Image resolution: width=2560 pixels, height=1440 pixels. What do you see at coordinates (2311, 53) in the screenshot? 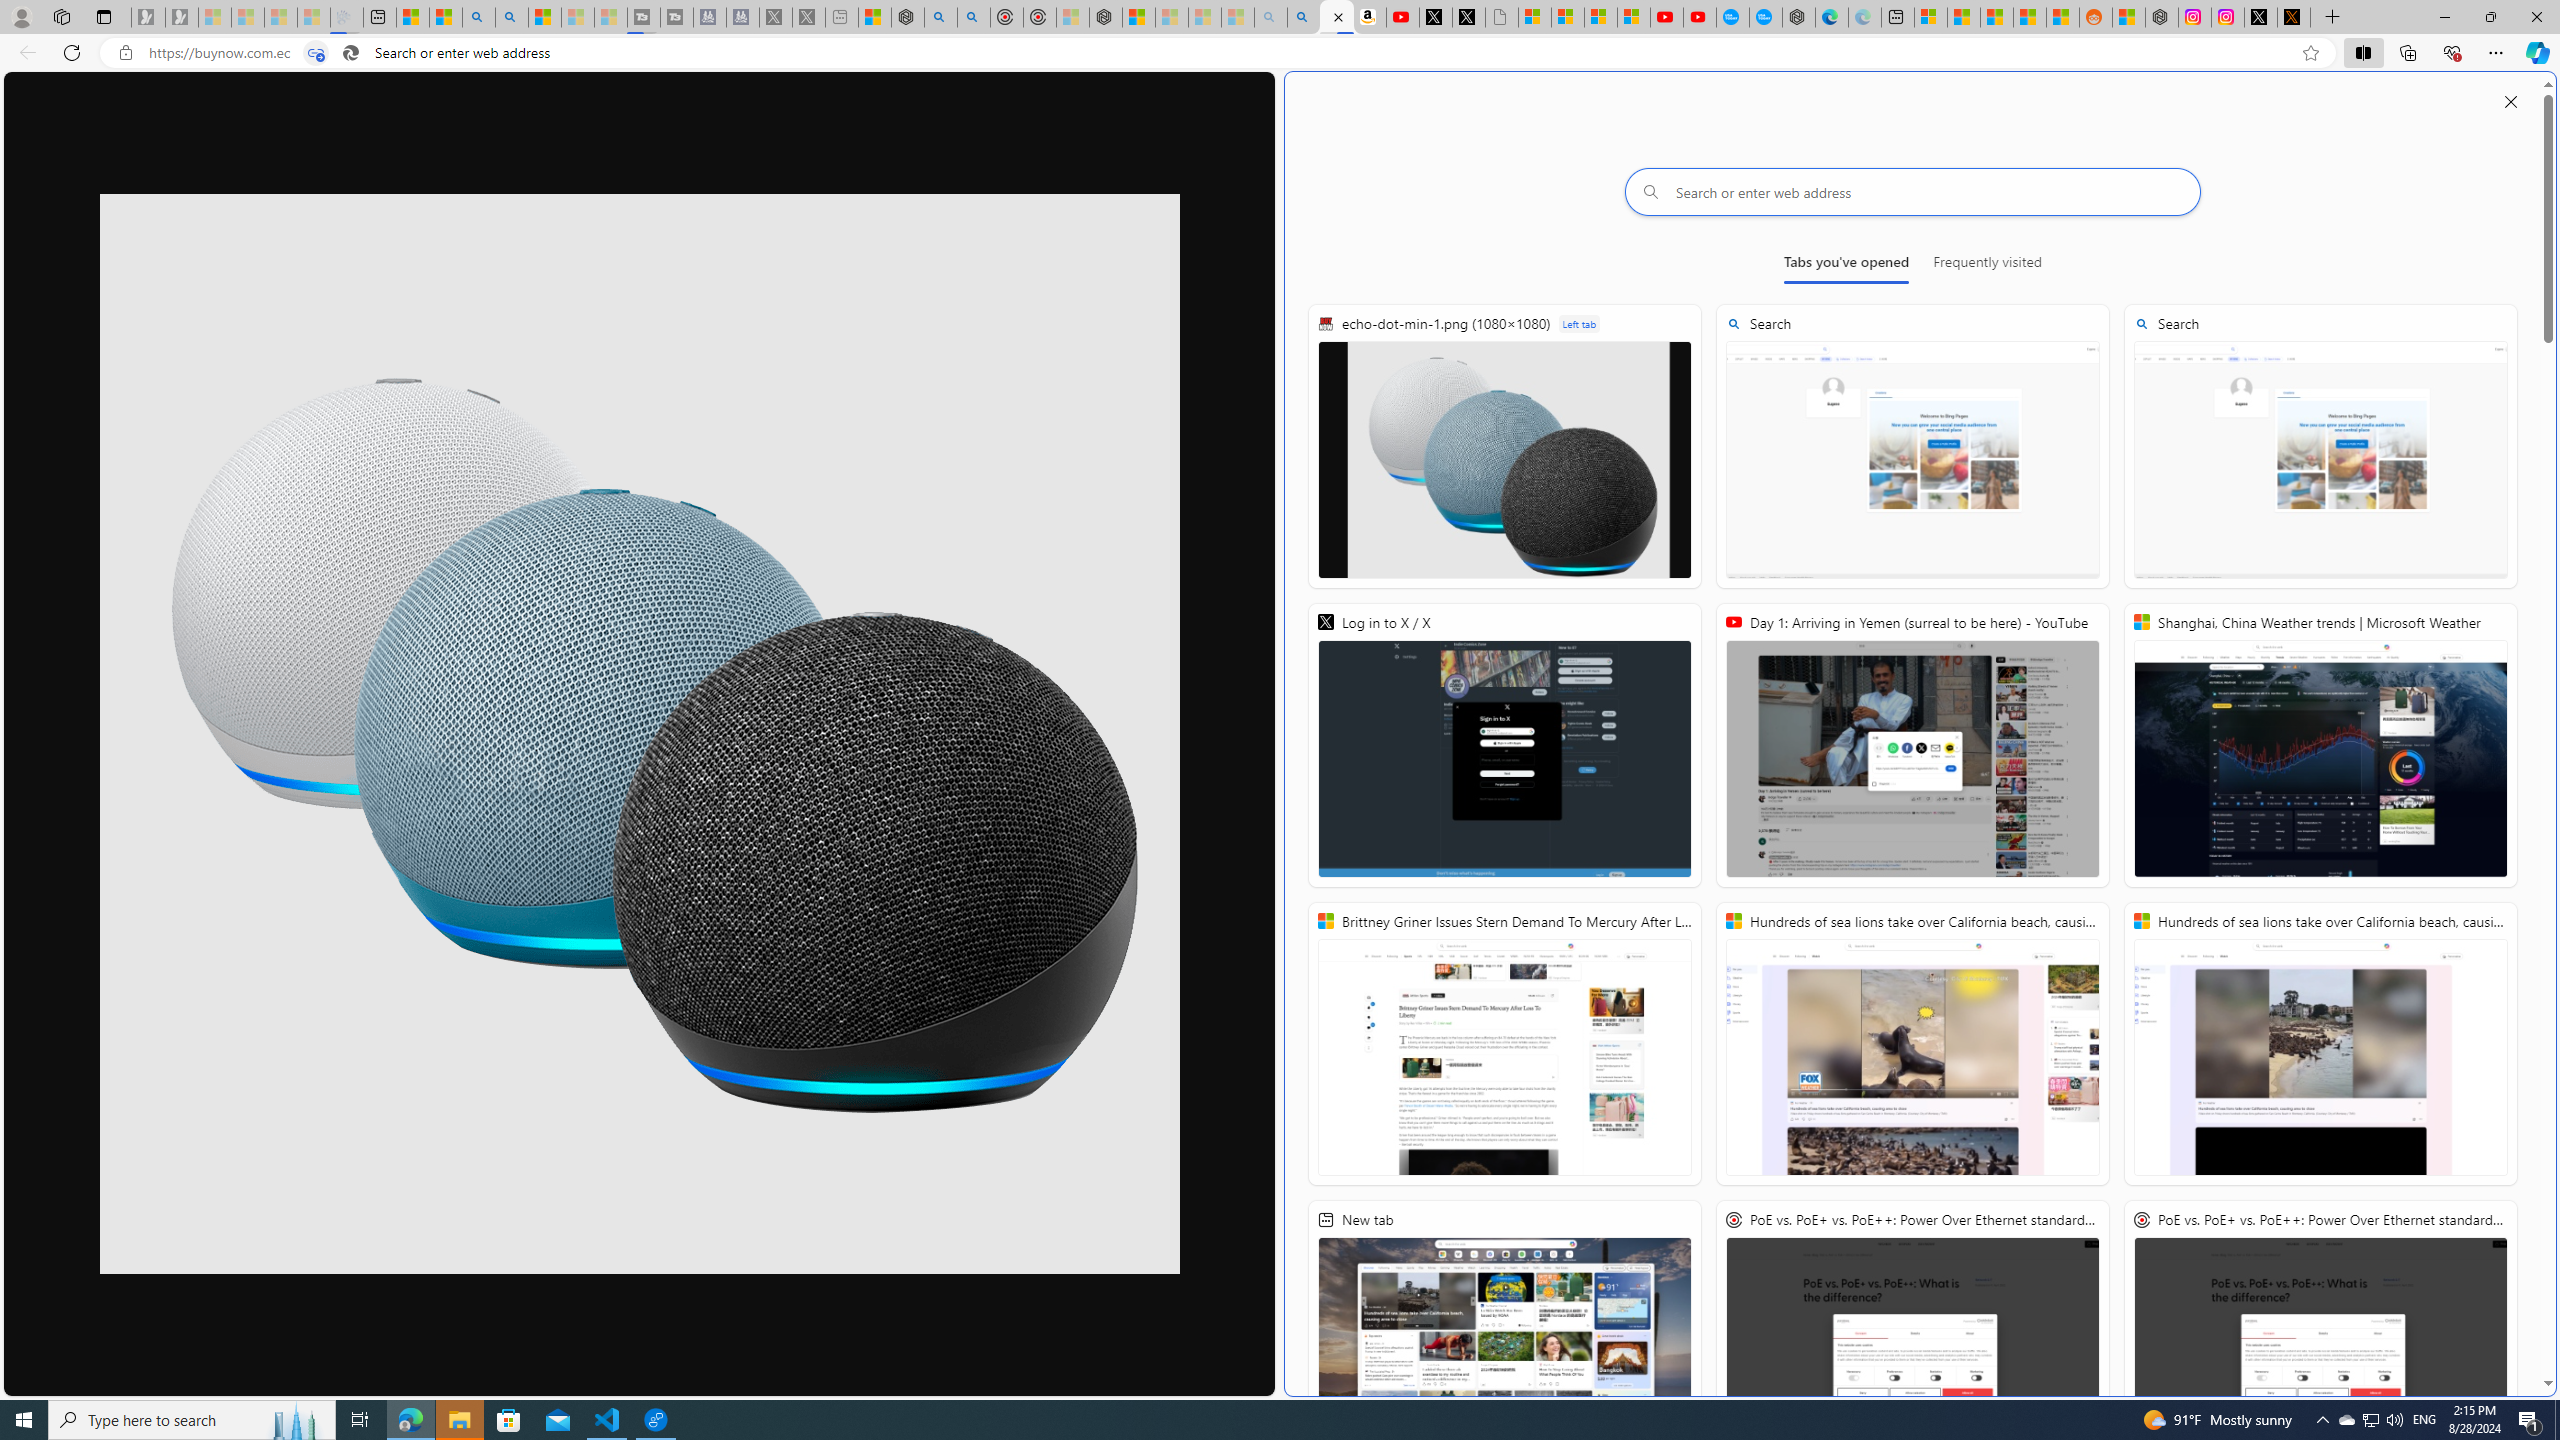
I see `'Add this page to favorites (Ctrl+D)'` at bounding box center [2311, 53].